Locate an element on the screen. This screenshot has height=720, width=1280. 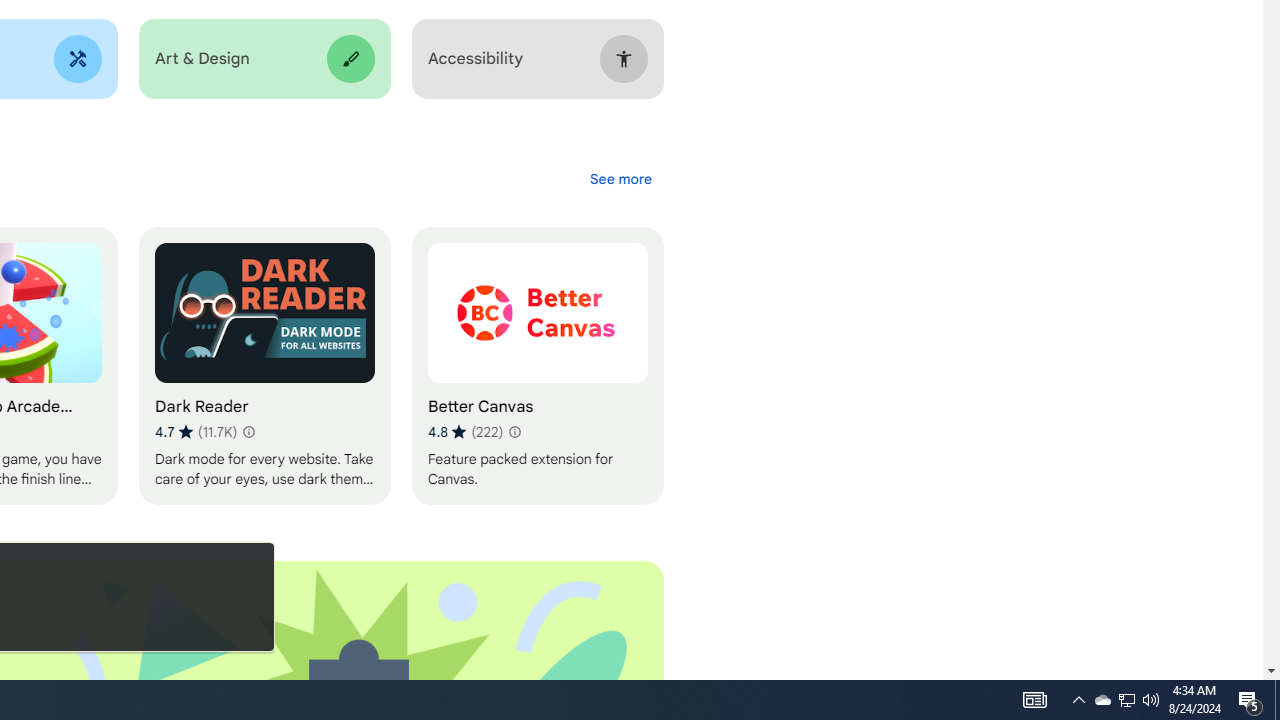
'Dark Reader' is located at coordinates (263, 366).